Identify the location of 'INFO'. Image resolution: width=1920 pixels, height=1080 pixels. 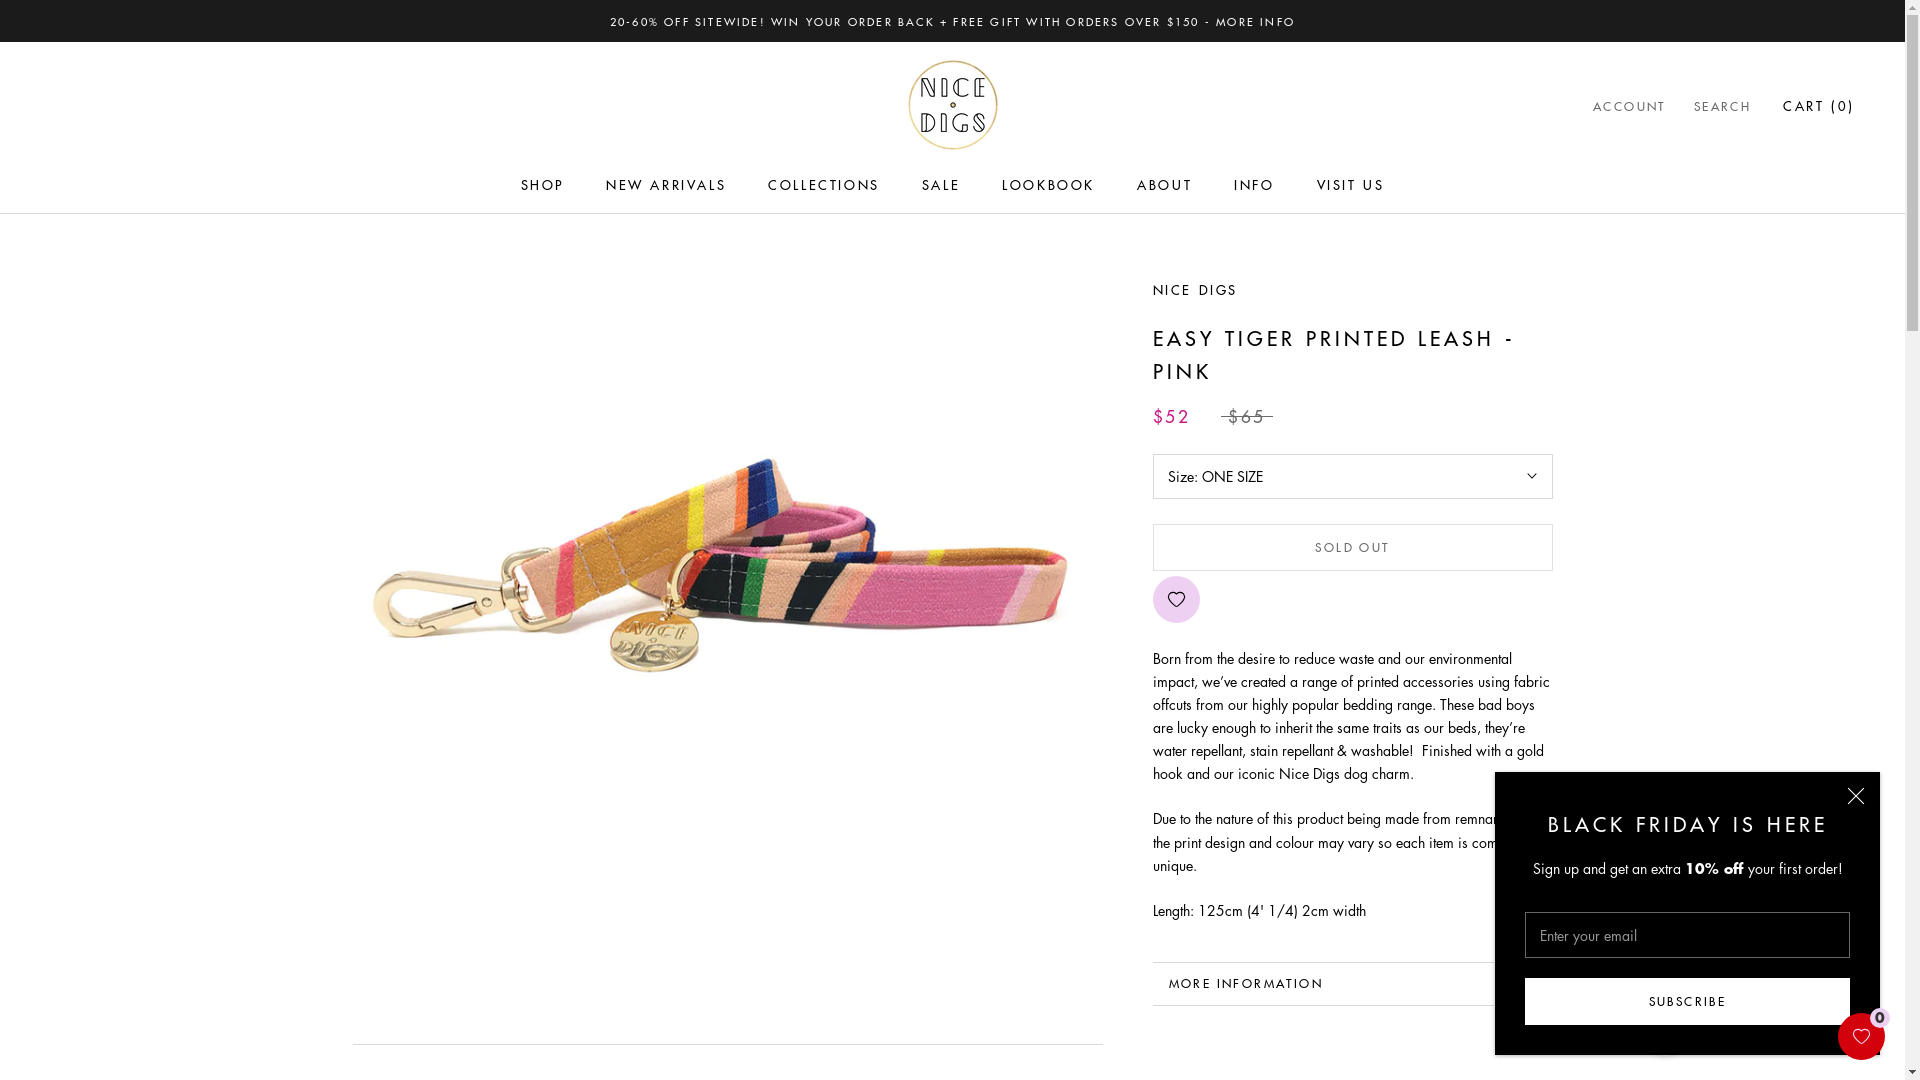
(1252, 184).